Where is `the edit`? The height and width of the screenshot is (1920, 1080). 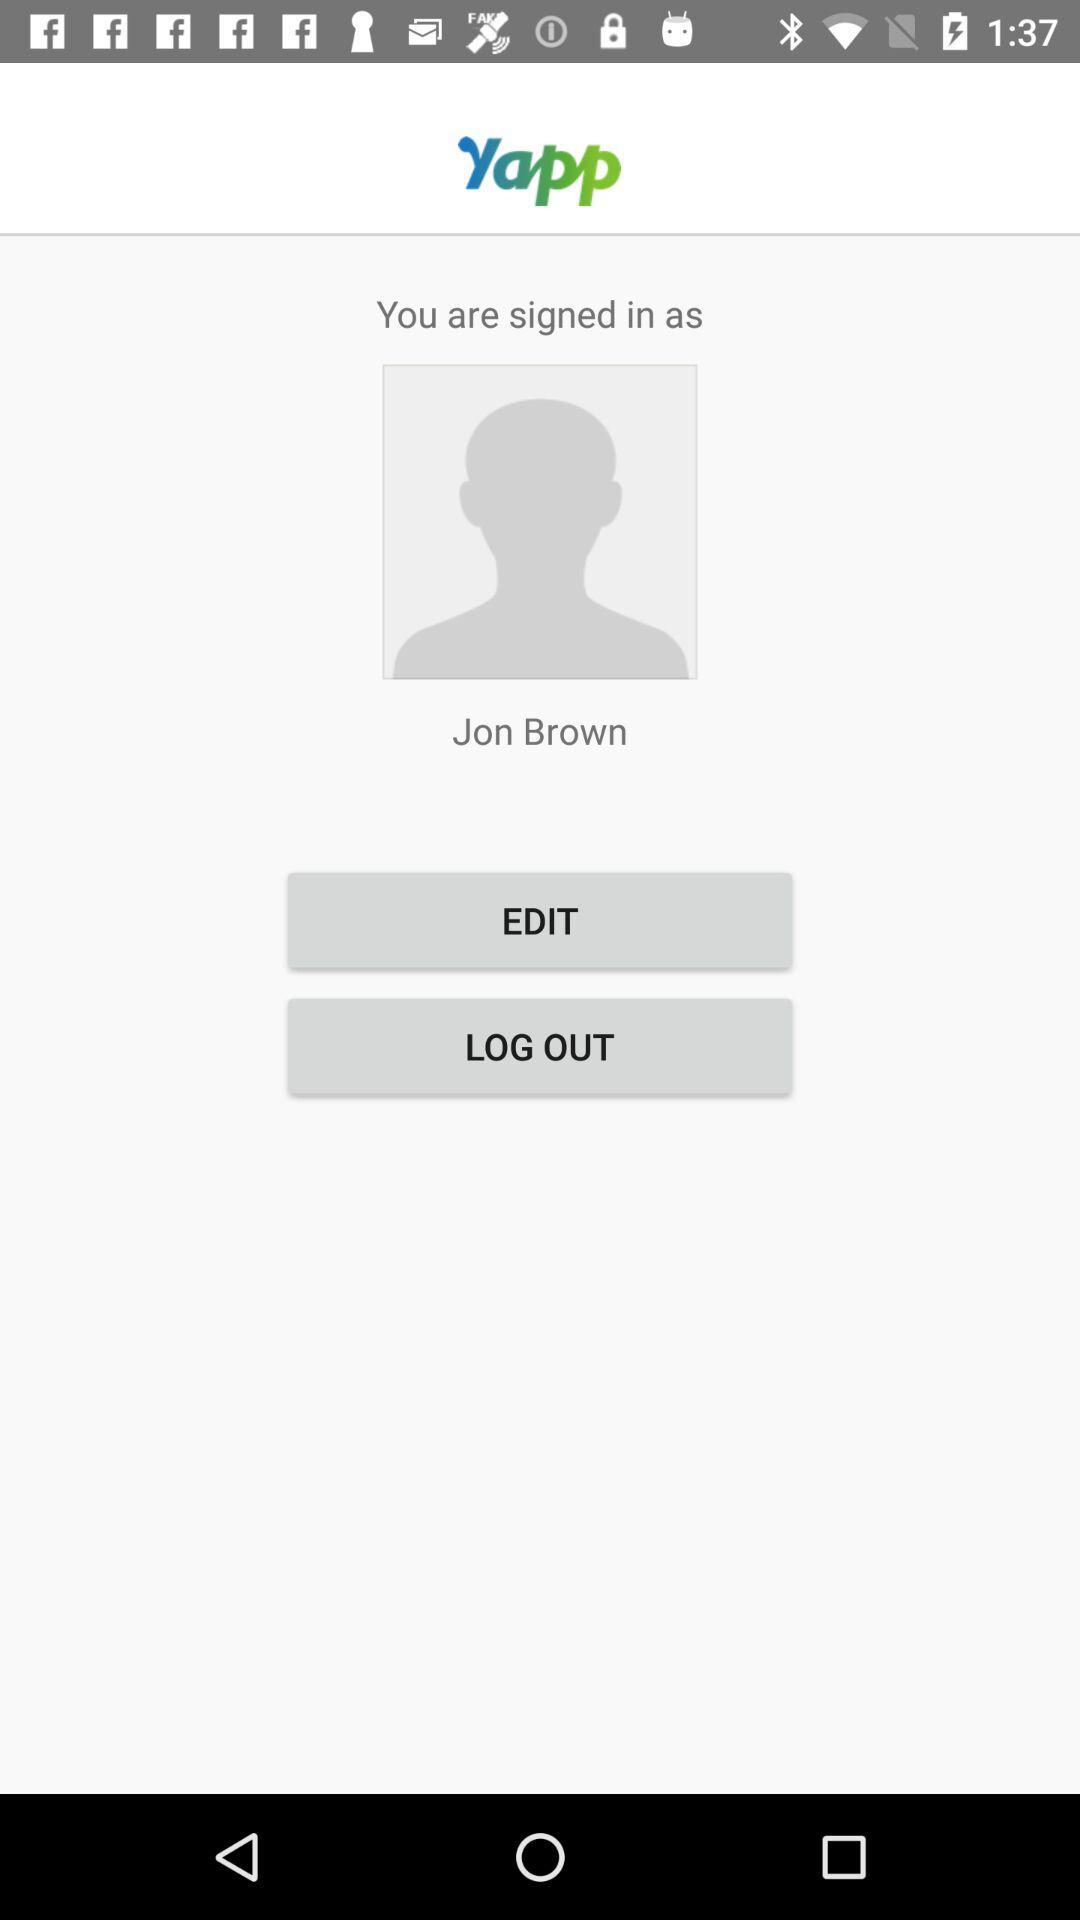 the edit is located at coordinates (540, 919).